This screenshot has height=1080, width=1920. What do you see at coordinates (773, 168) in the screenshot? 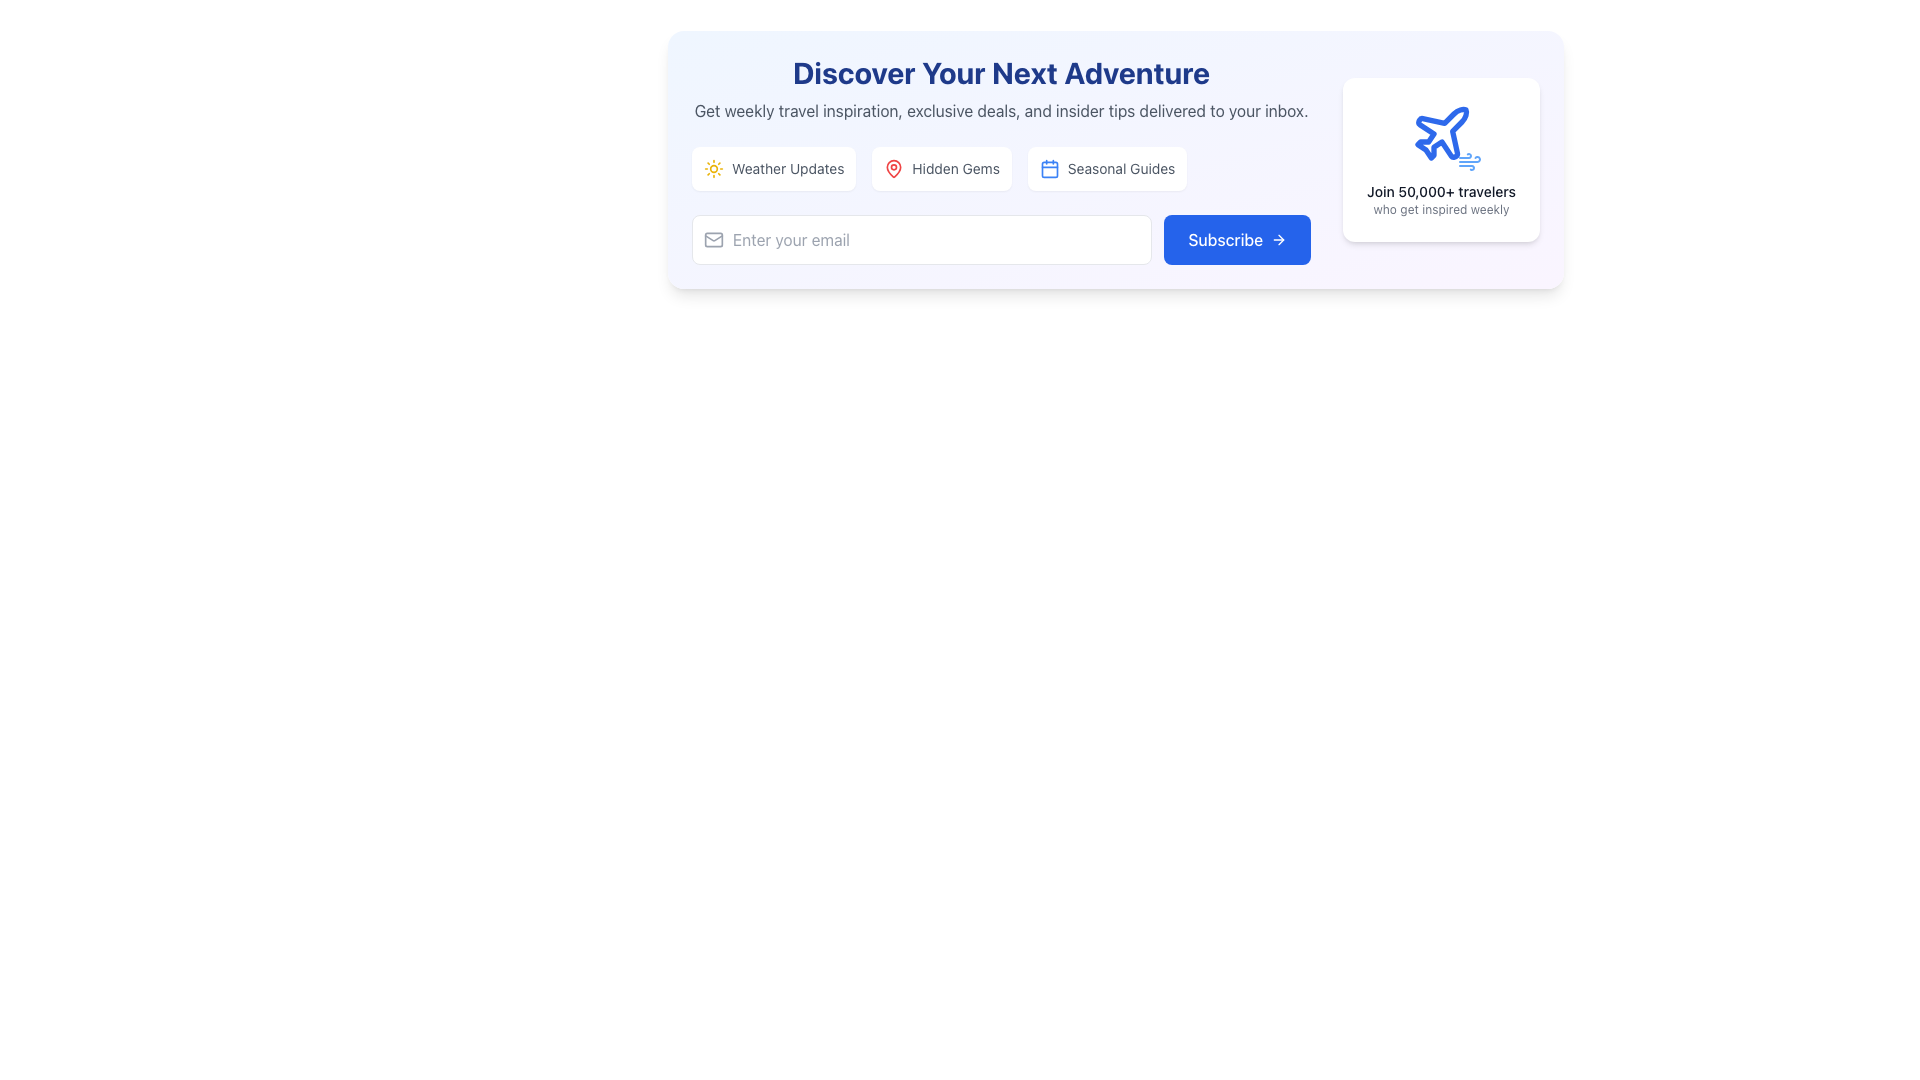
I see `the 'Weather Updates' button, which features a small yellow sun icon and is the first button in a group of three horizontally arranged buttons` at bounding box center [773, 168].